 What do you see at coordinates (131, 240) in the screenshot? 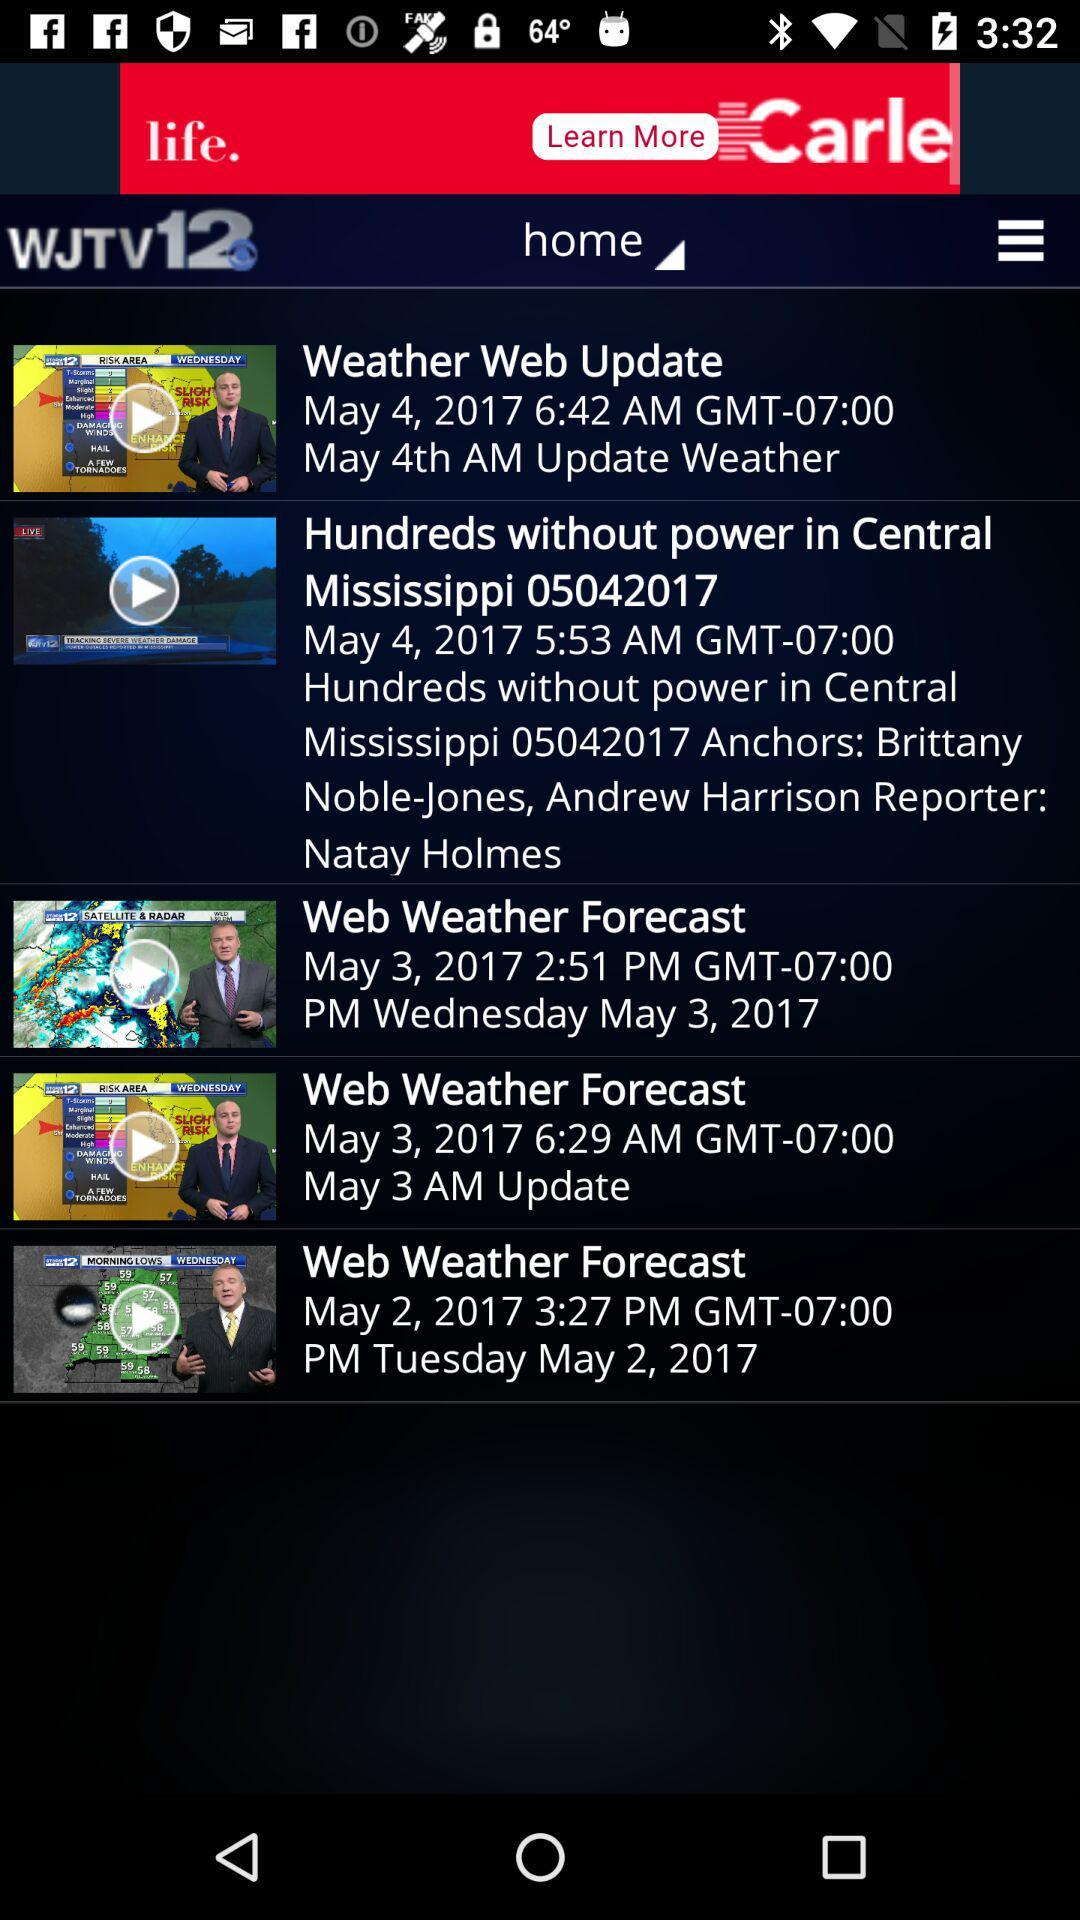
I see `item to the left of the home` at bounding box center [131, 240].